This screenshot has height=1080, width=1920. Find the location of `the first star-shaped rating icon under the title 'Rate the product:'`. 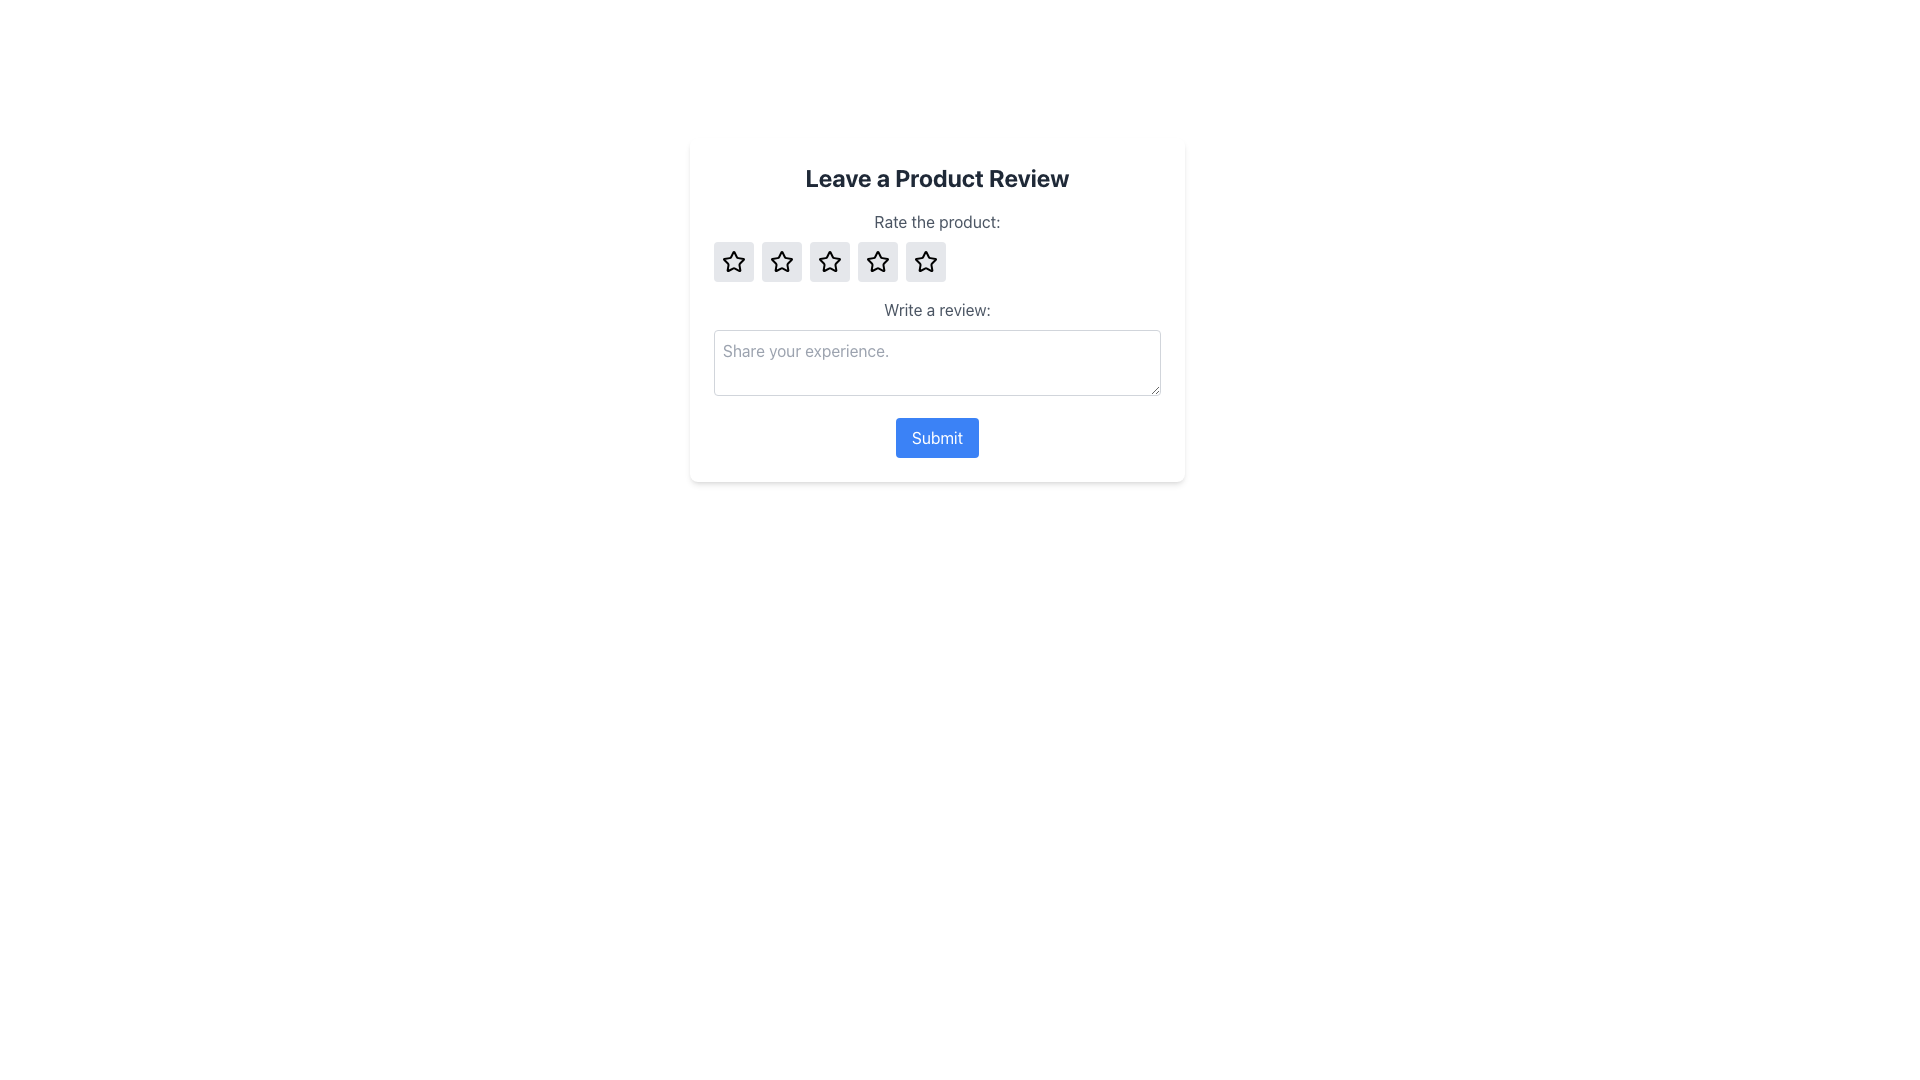

the first star-shaped rating icon under the title 'Rate the product:' is located at coordinates (733, 260).